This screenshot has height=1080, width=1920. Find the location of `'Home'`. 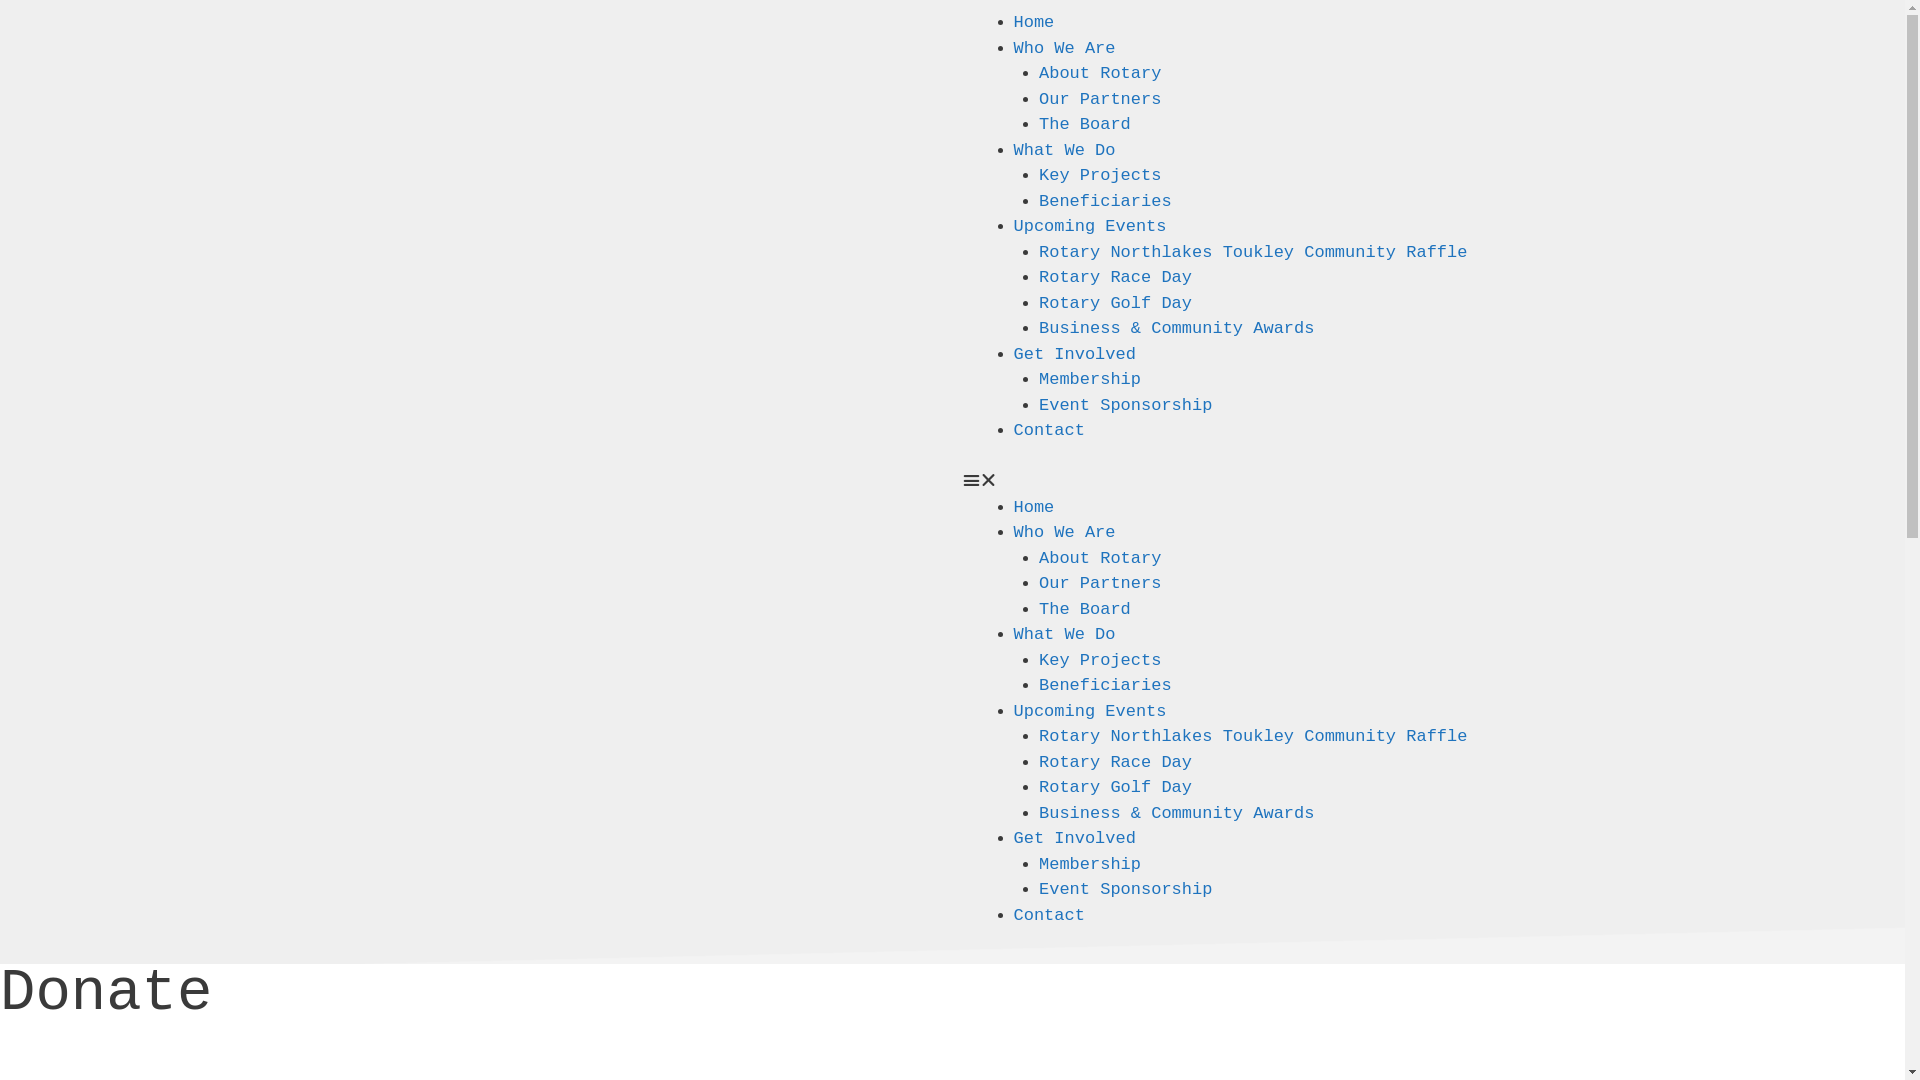

'Home' is located at coordinates (1034, 22).